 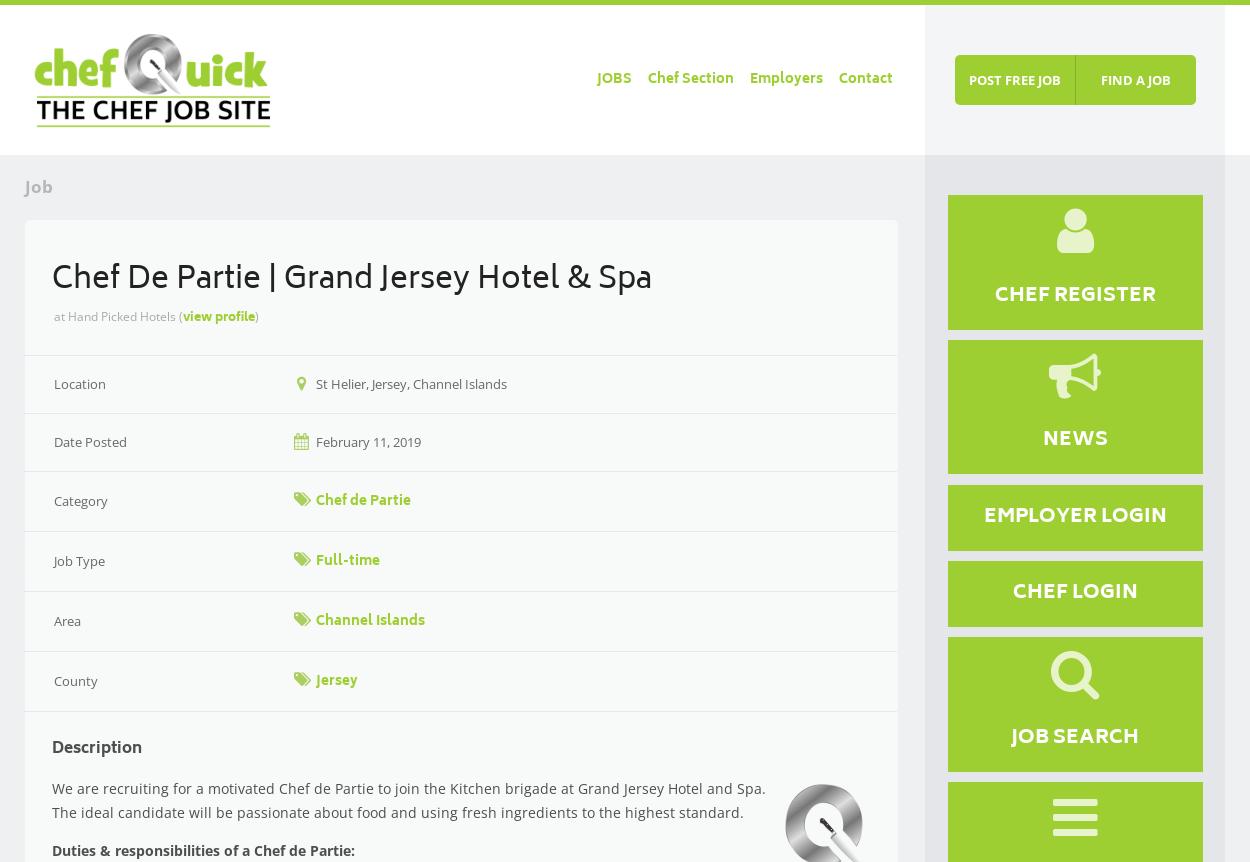 What do you see at coordinates (78, 381) in the screenshot?
I see `'Location'` at bounding box center [78, 381].